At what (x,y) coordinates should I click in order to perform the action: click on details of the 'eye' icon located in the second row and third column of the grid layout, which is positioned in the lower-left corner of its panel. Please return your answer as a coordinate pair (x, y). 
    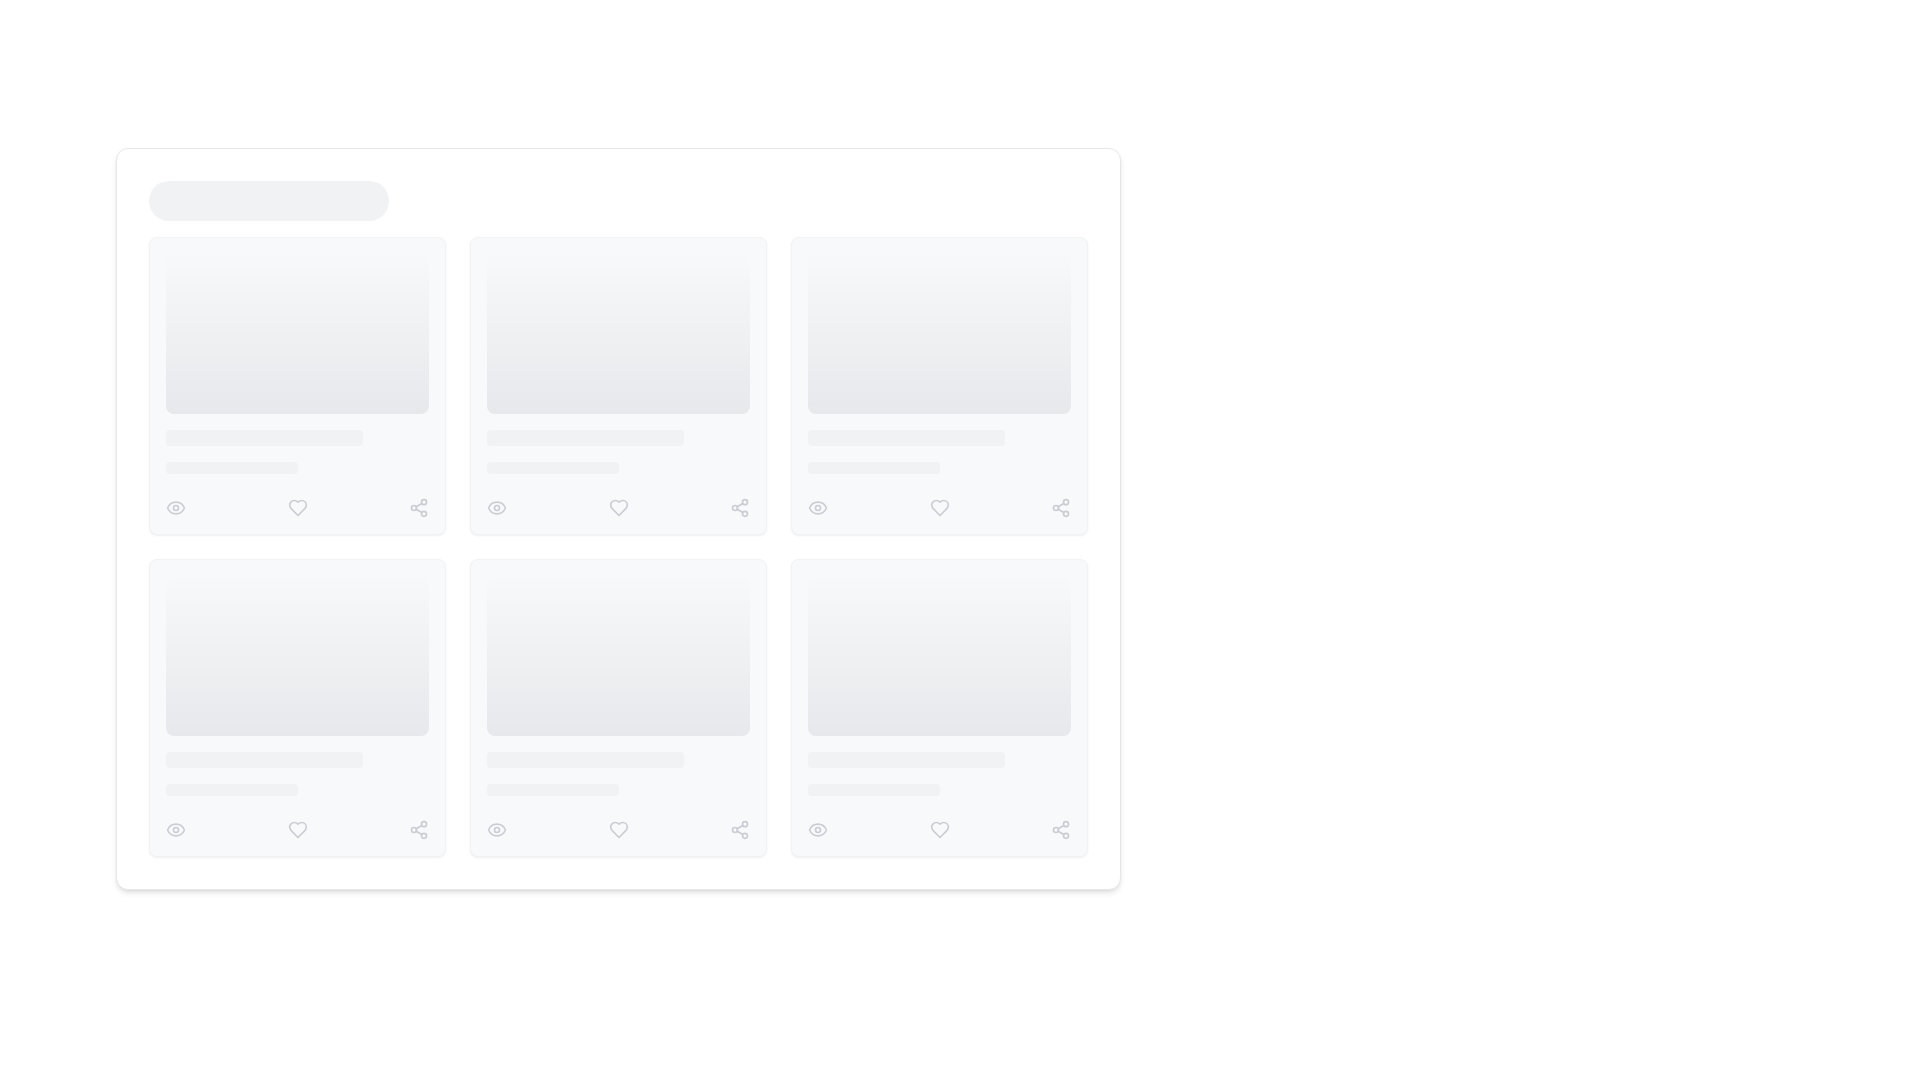
    Looking at the image, I should click on (817, 507).